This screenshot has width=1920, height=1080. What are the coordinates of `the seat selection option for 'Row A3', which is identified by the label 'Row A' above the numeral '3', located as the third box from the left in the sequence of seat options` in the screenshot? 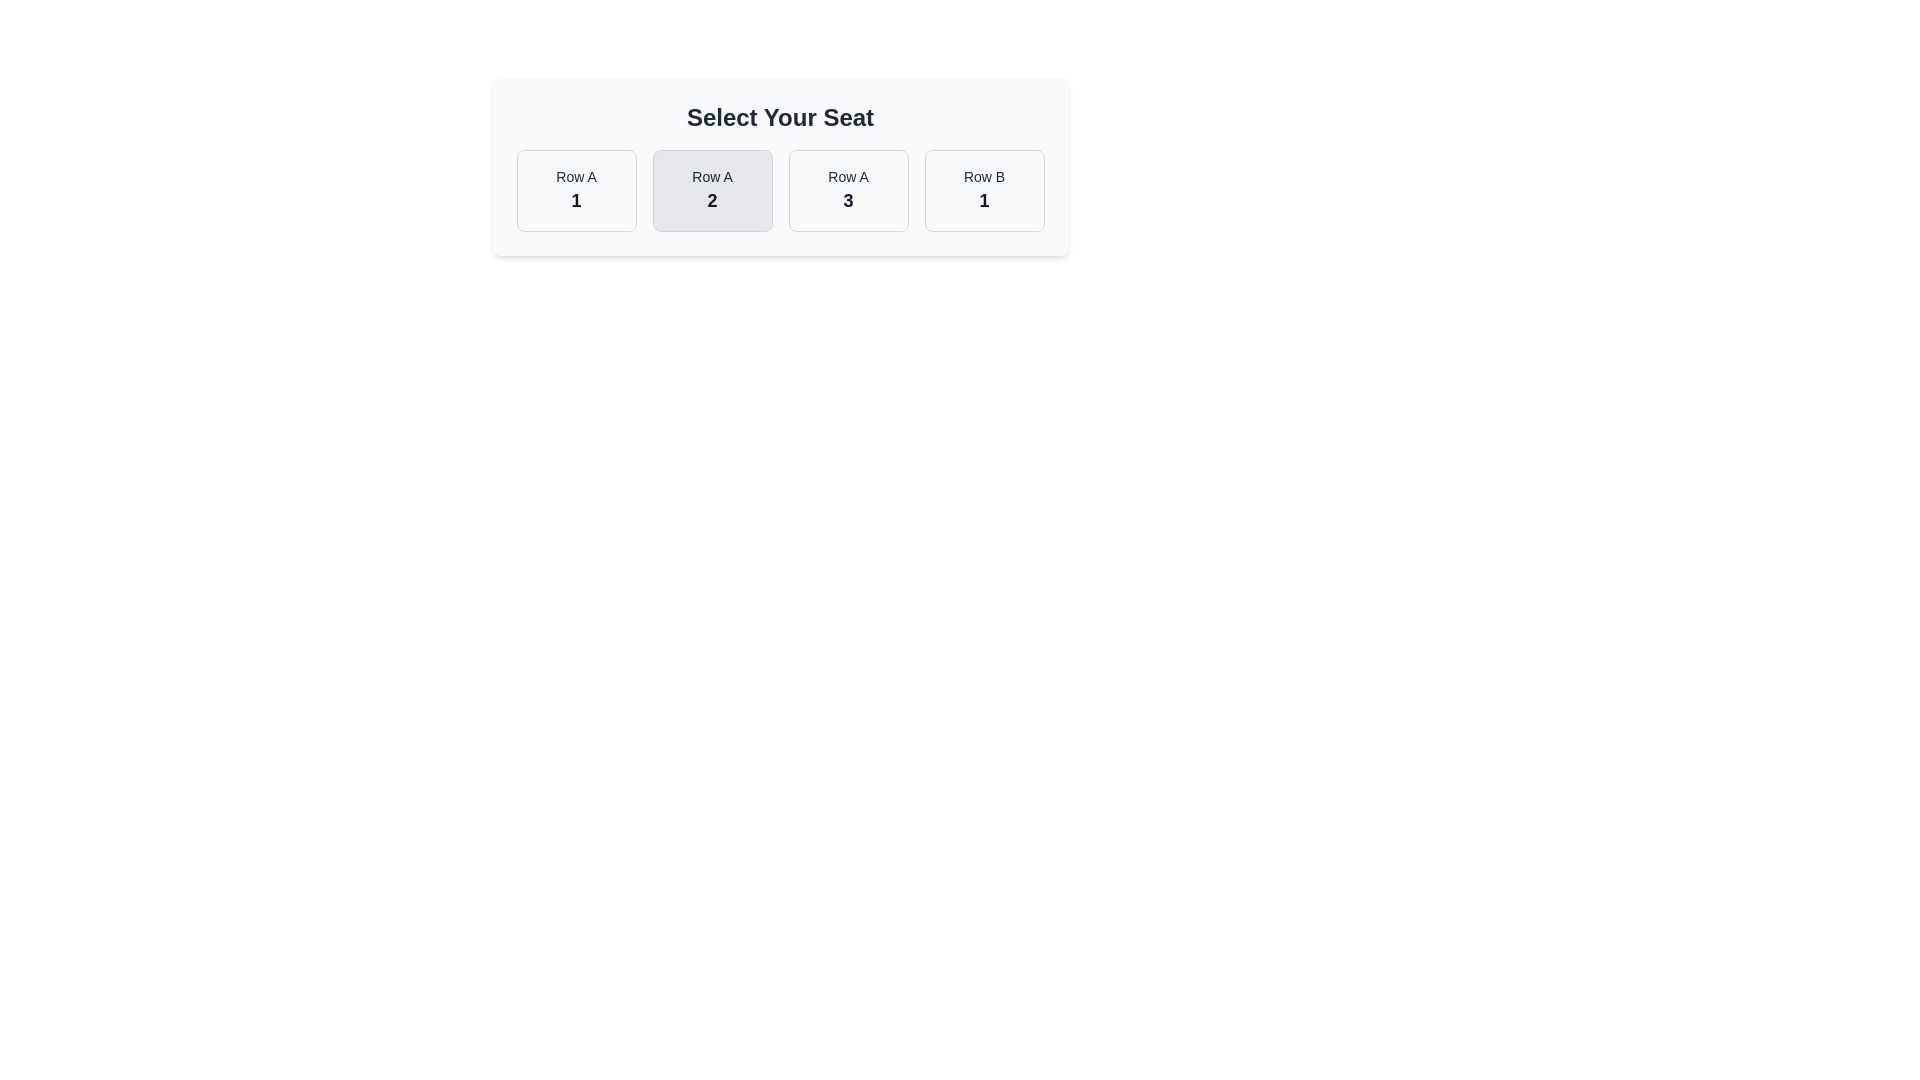 It's located at (848, 191).